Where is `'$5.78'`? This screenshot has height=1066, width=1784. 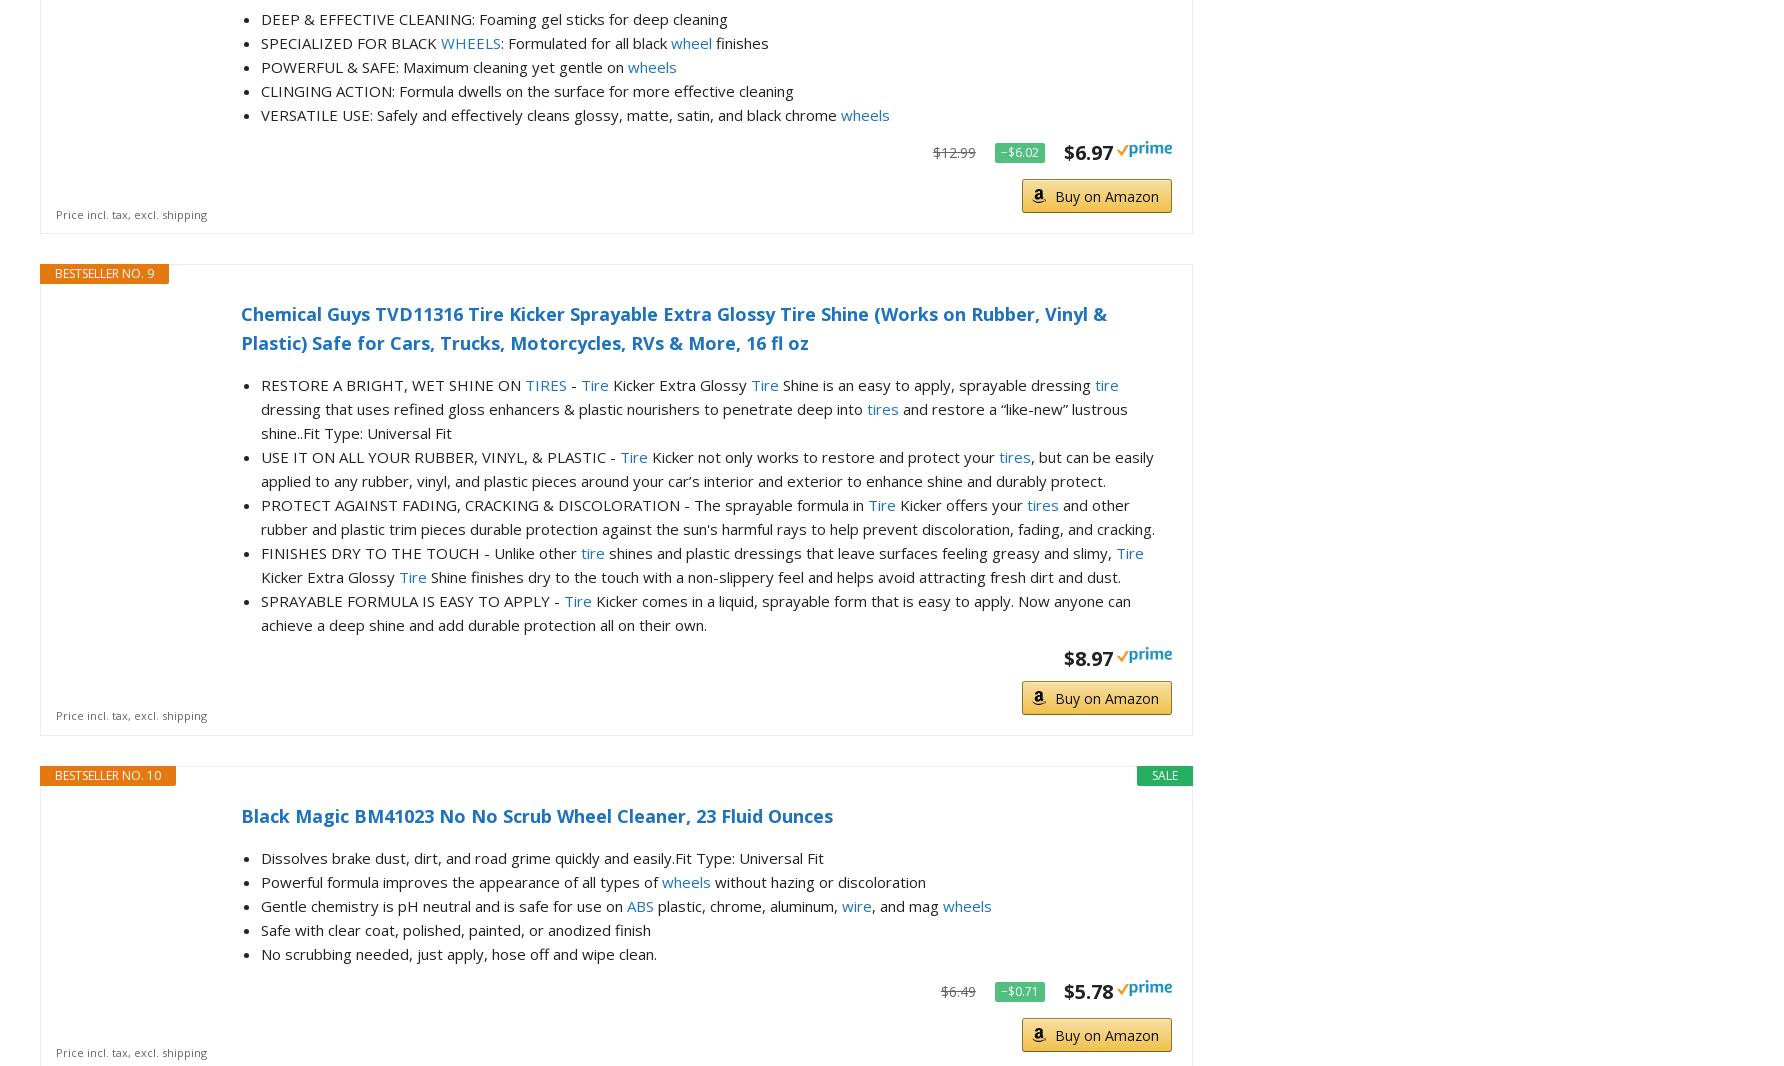
'$5.78' is located at coordinates (1062, 990).